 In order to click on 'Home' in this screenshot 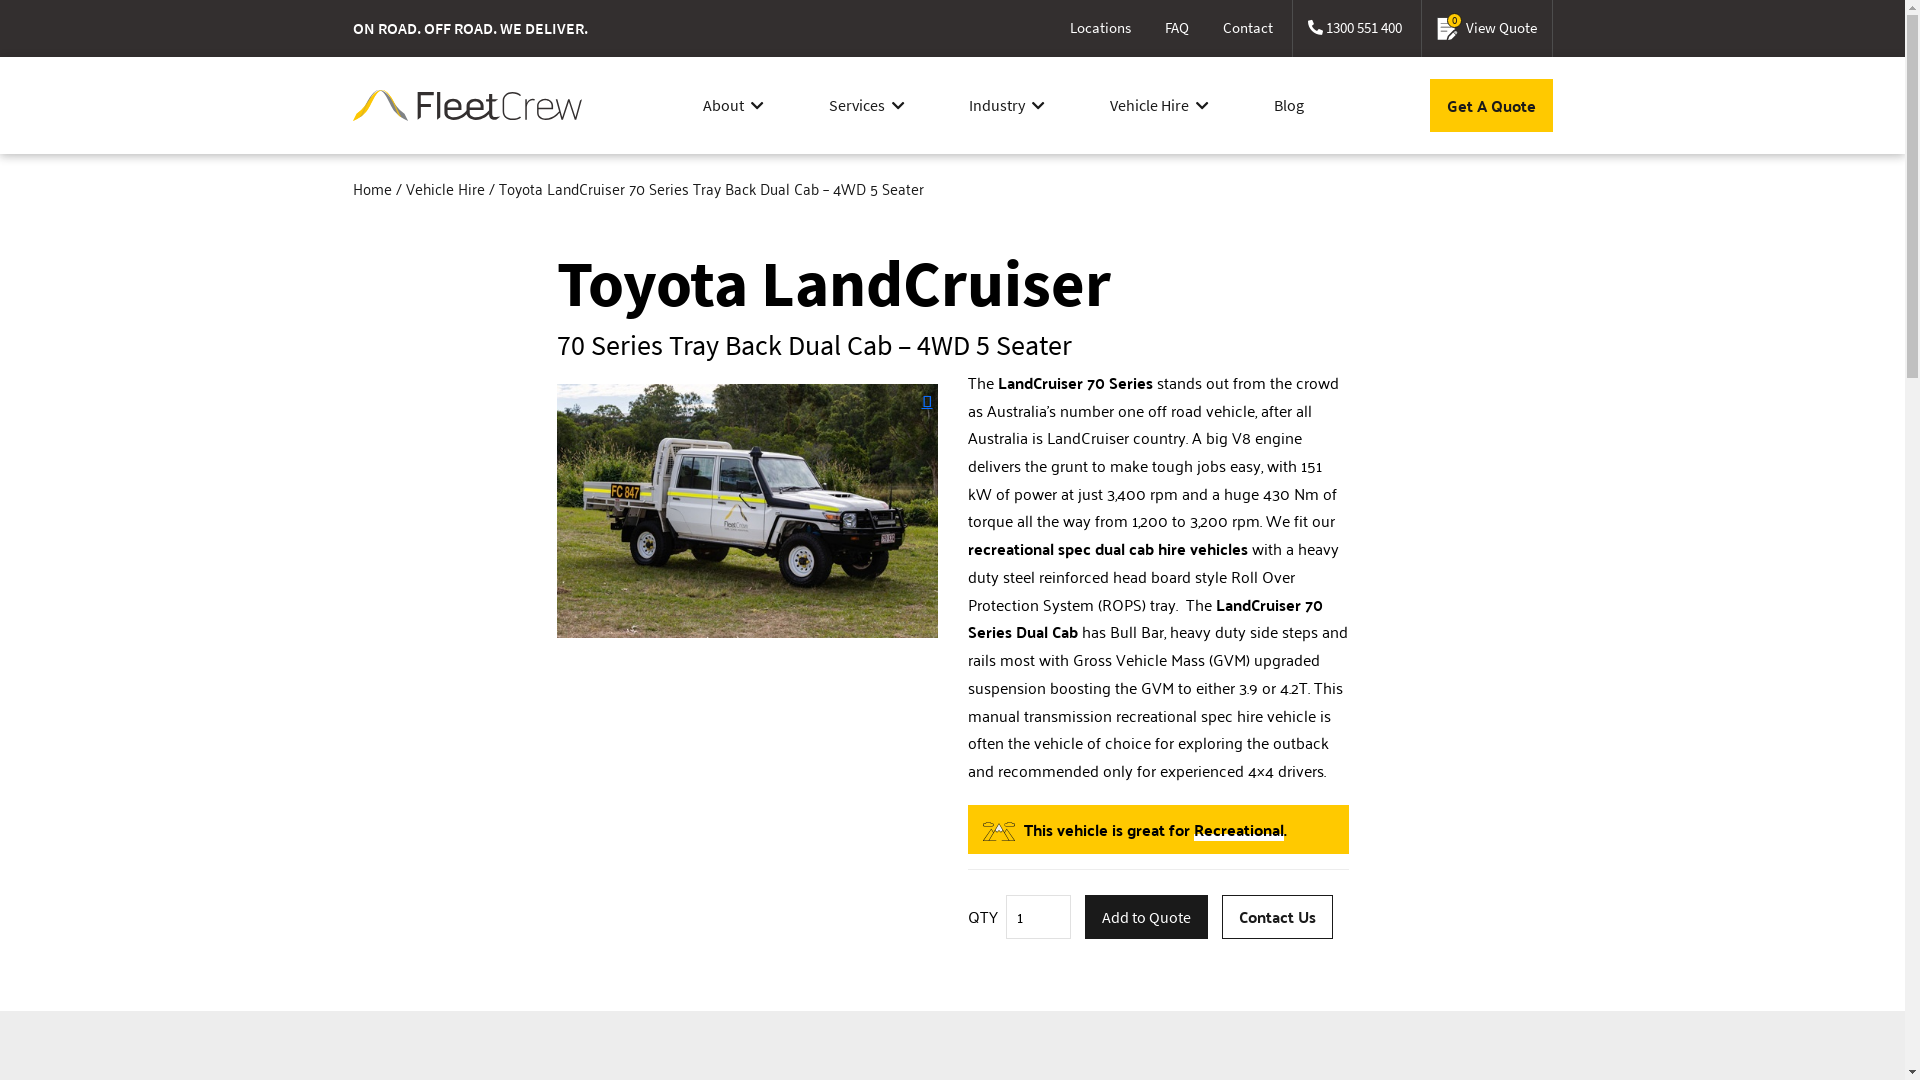, I will do `click(351, 188)`.